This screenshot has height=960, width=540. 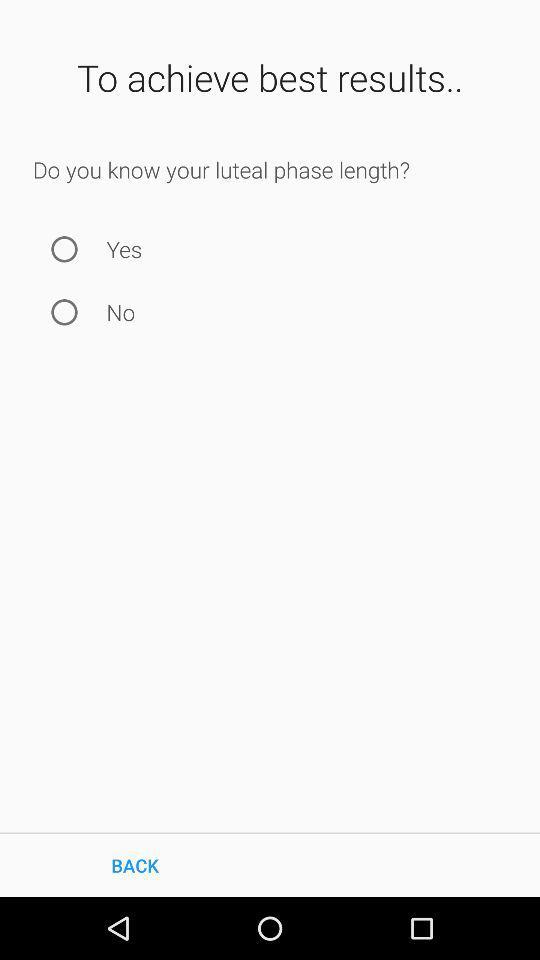 I want to click on the icon next to the no, so click(x=64, y=312).